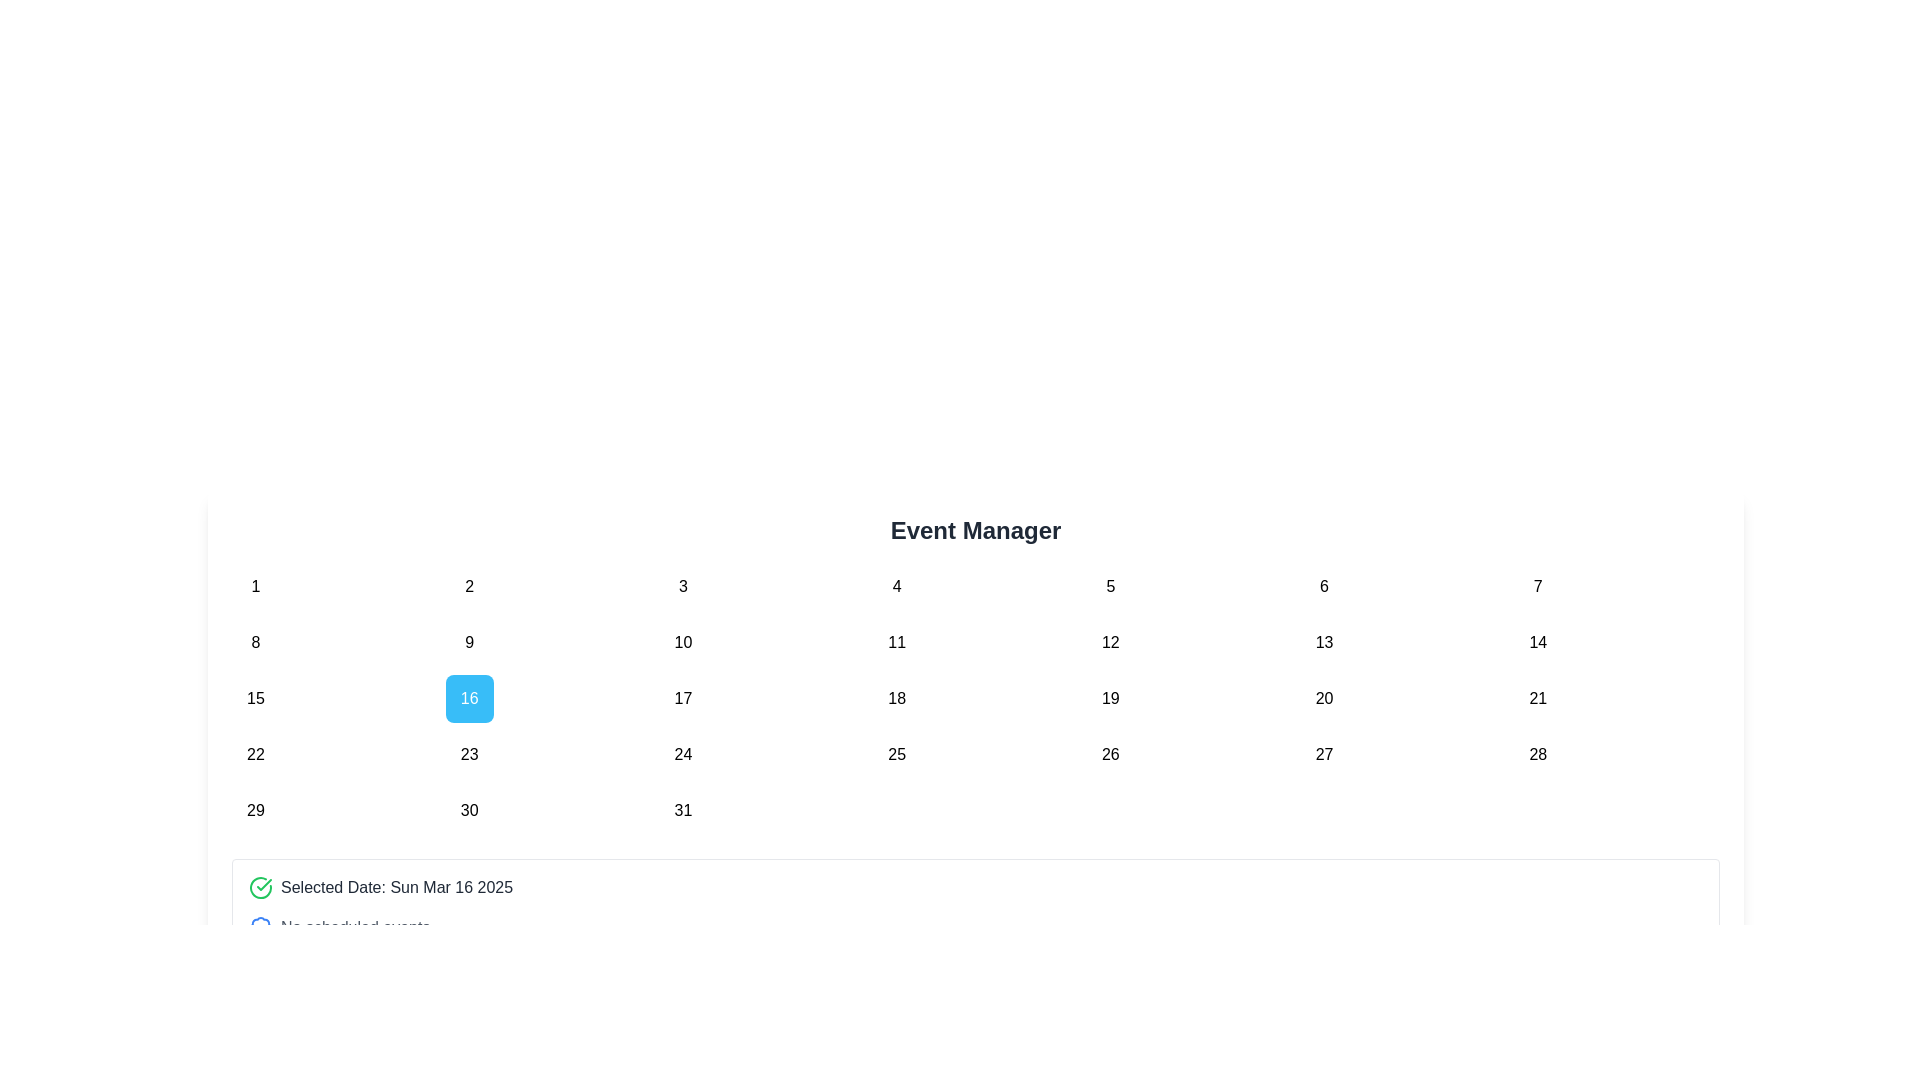 The height and width of the screenshot is (1080, 1920). What do you see at coordinates (683, 643) in the screenshot?
I see `the square button with rounded borders displaying the number '10'` at bounding box center [683, 643].